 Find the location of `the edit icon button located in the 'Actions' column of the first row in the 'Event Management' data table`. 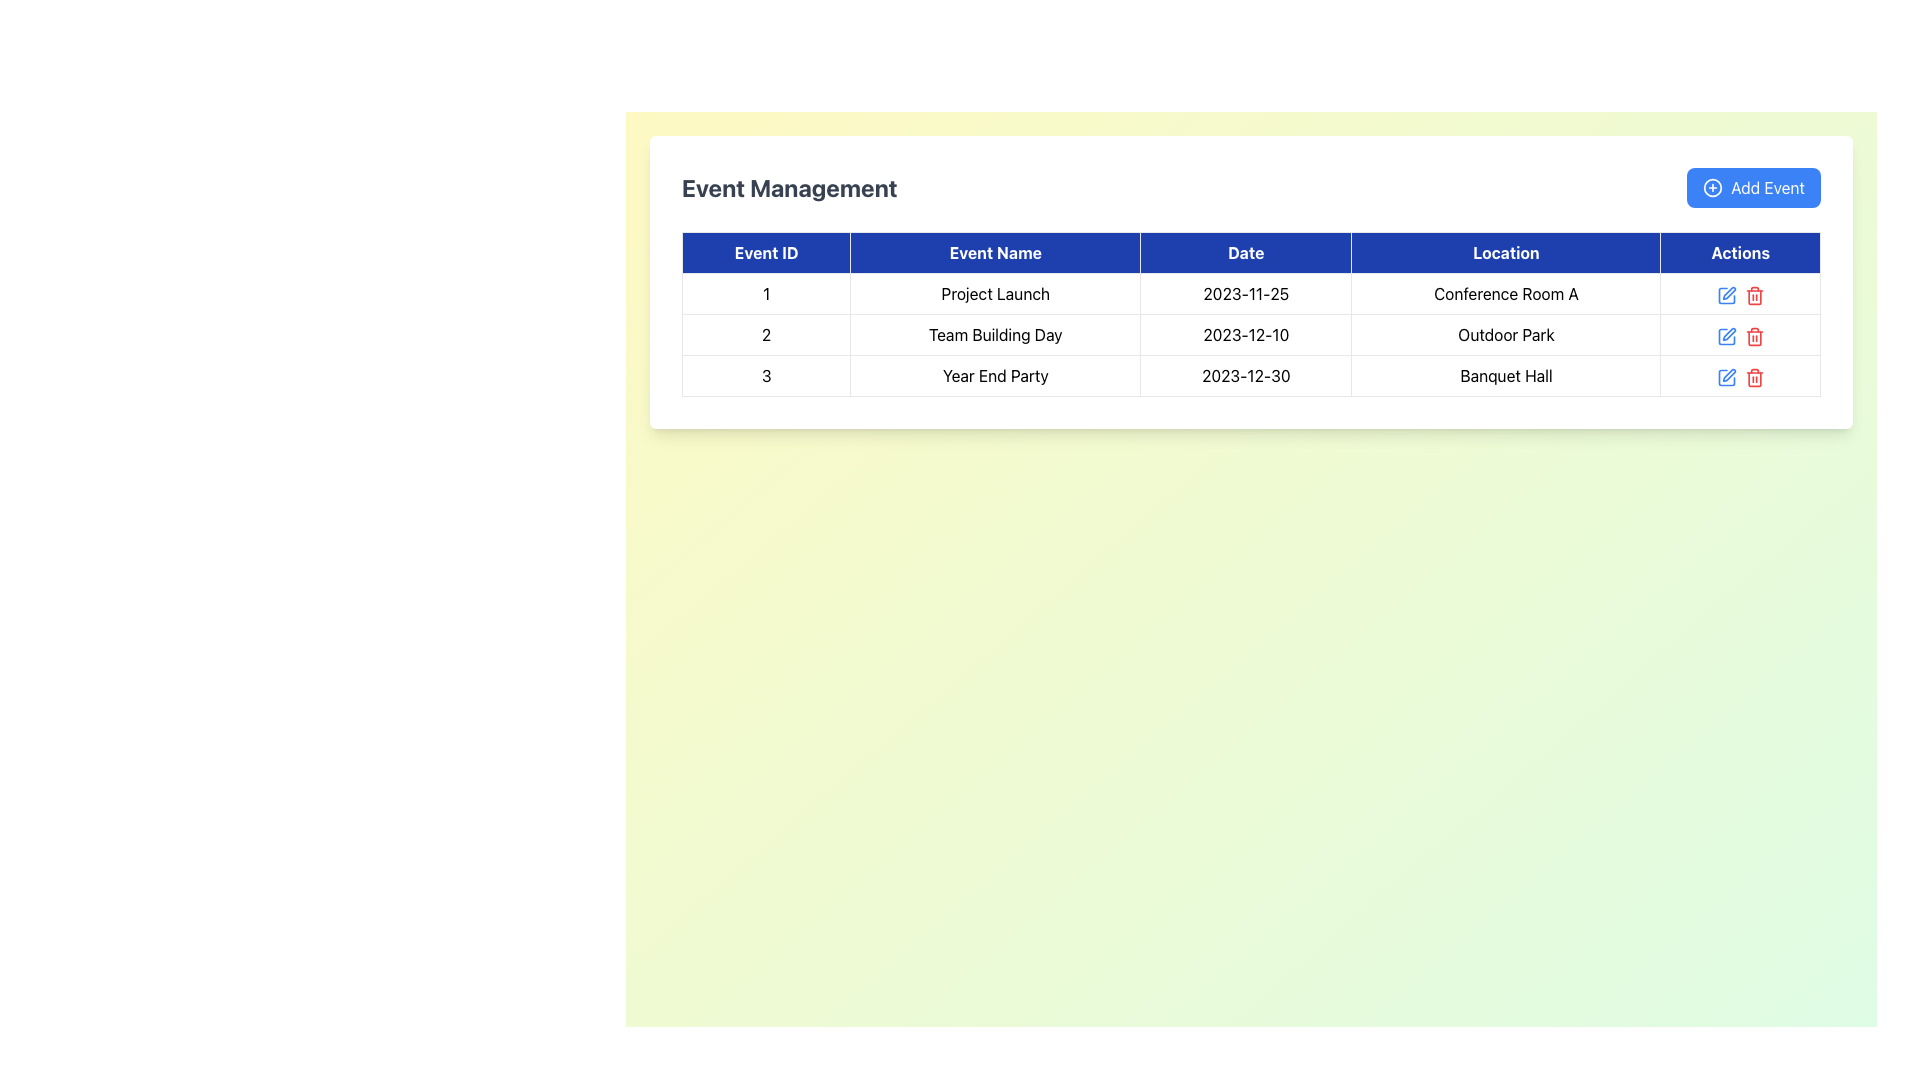

the edit icon button located in the 'Actions' column of the first row in the 'Event Management' data table is located at coordinates (1725, 295).